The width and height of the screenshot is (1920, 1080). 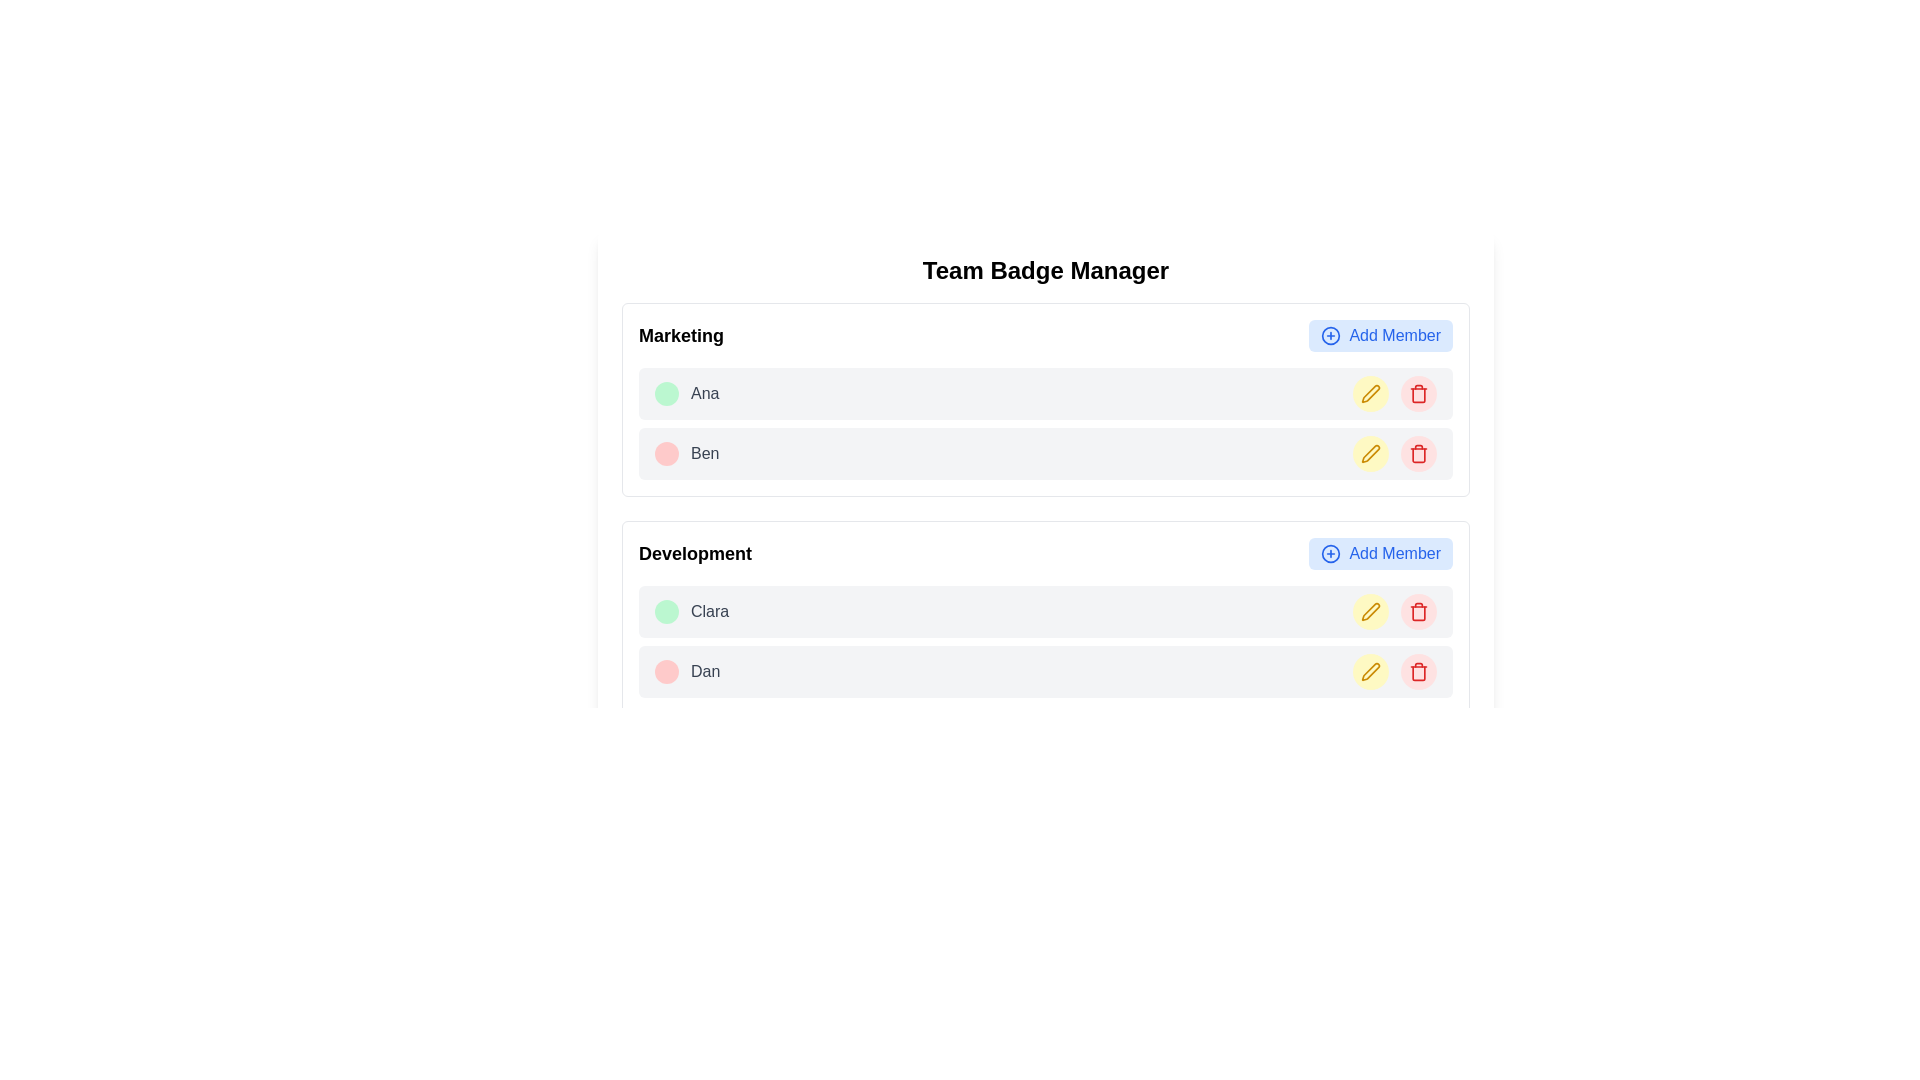 I want to click on text 'Ana' and 'Active' from the informational badge indicating the status of the team member in the 'Marketing' section of the 'Team Badge Manager' application, so click(x=687, y=393).